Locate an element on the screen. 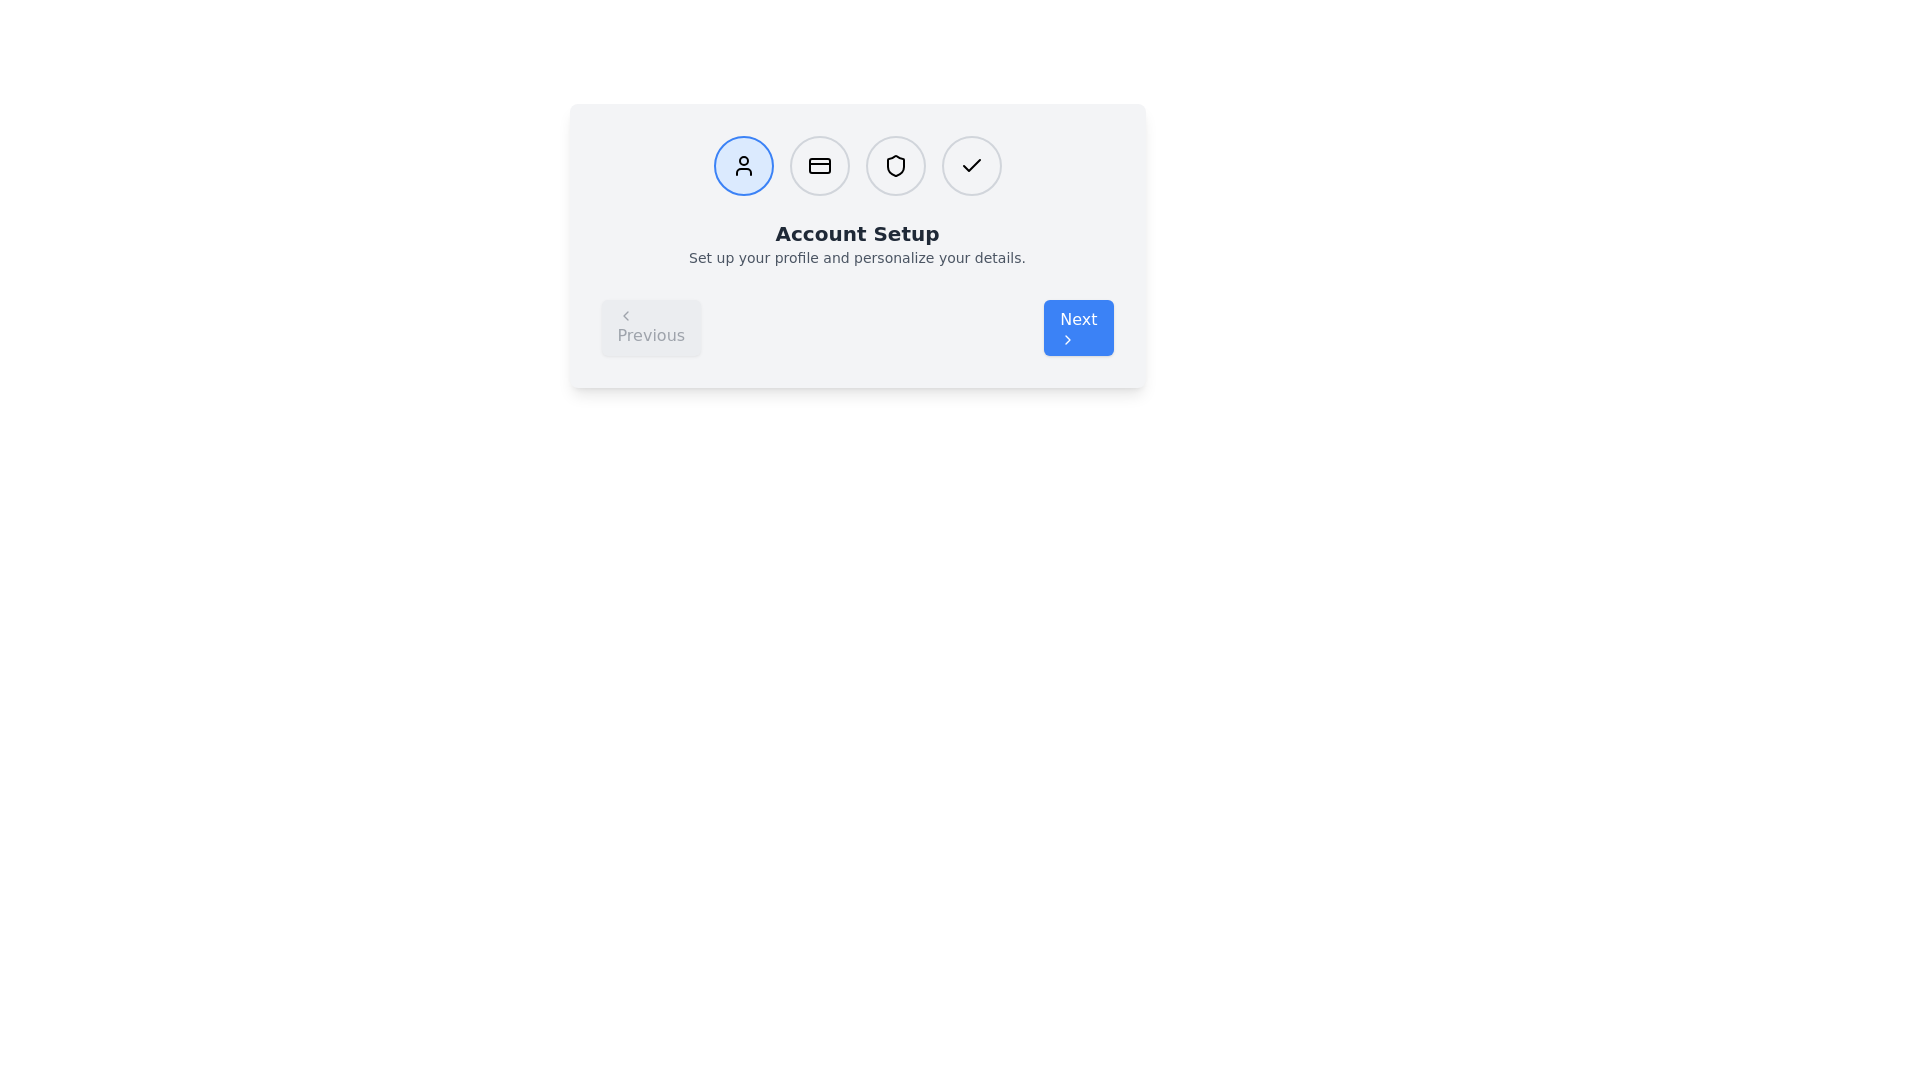  the confirmation icon with a checkmark symbol, located as the fourth icon in a horizontal layout of circular icons is located at coordinates (971, 164).